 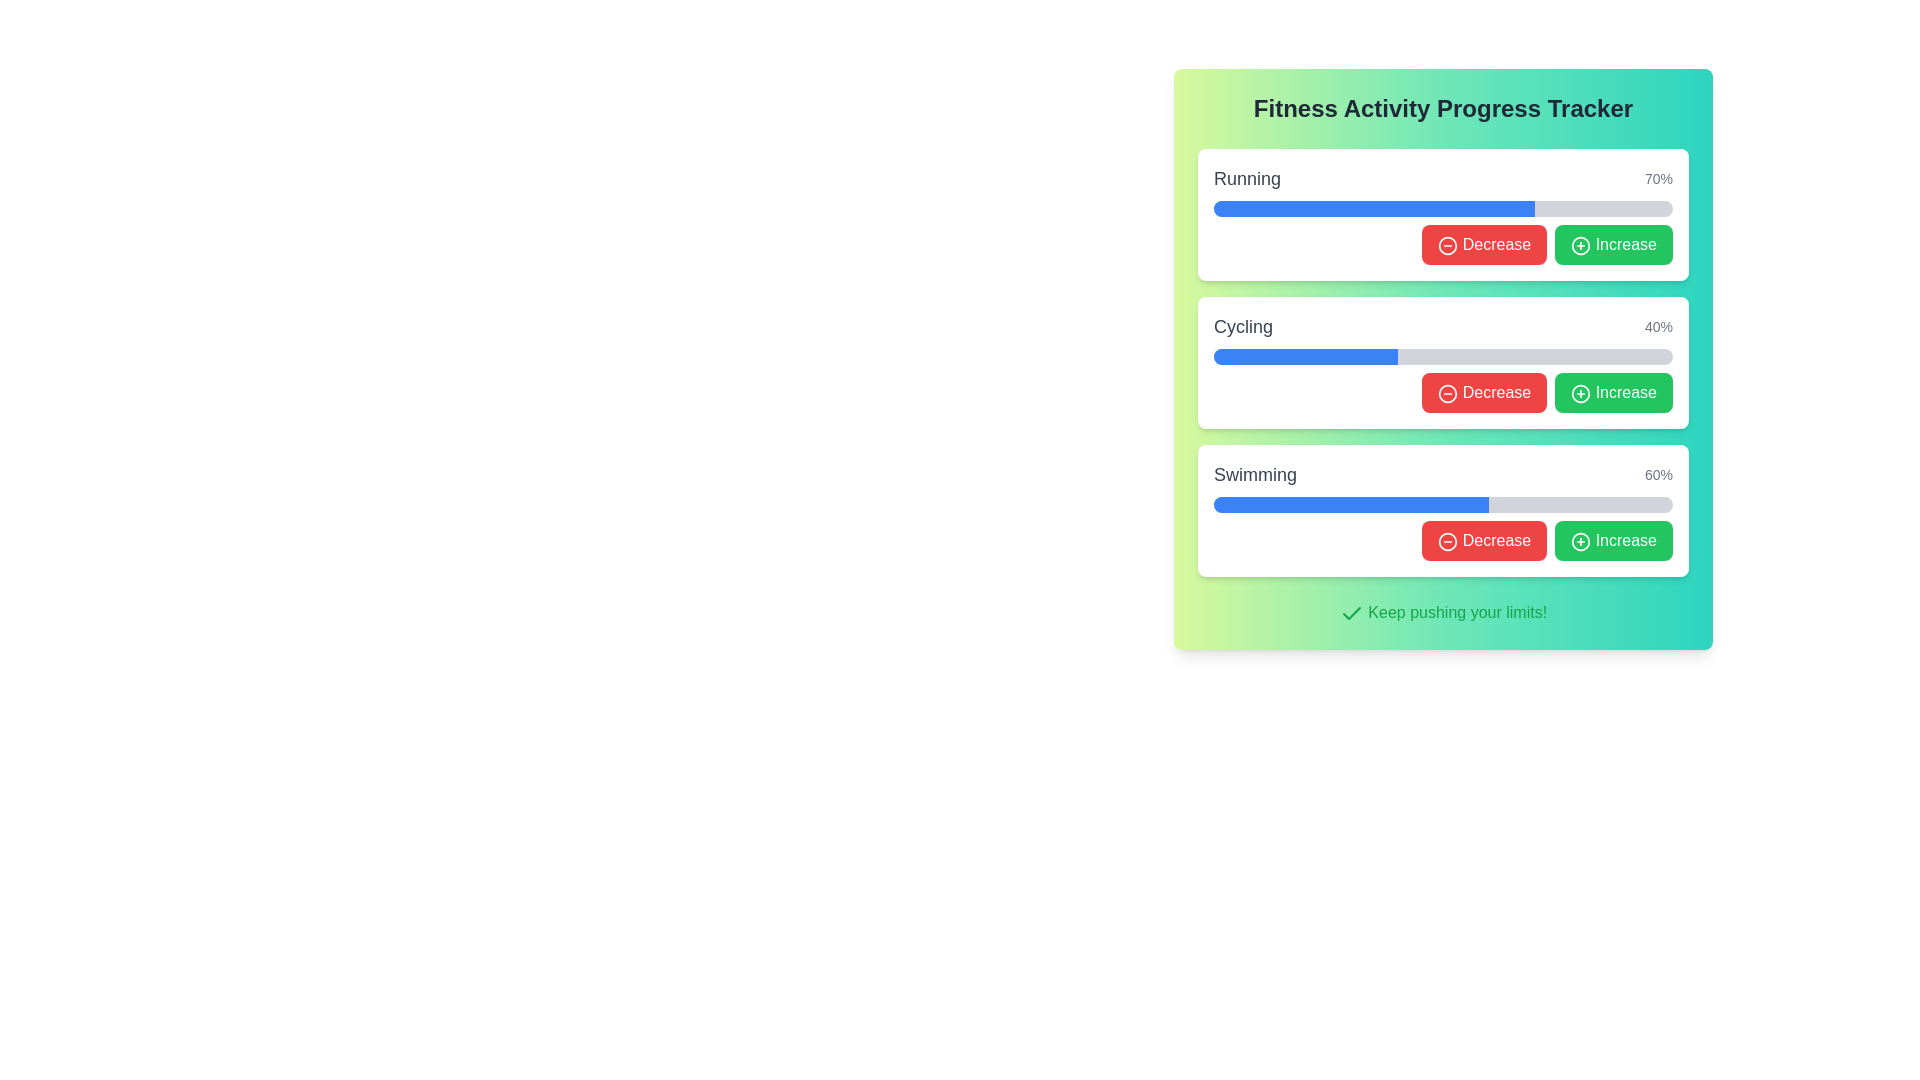 What do you see at coordinates (1290, 356) in the screenshot?
I see `the progress for cycling activity` at bounding box center [1290, 356].